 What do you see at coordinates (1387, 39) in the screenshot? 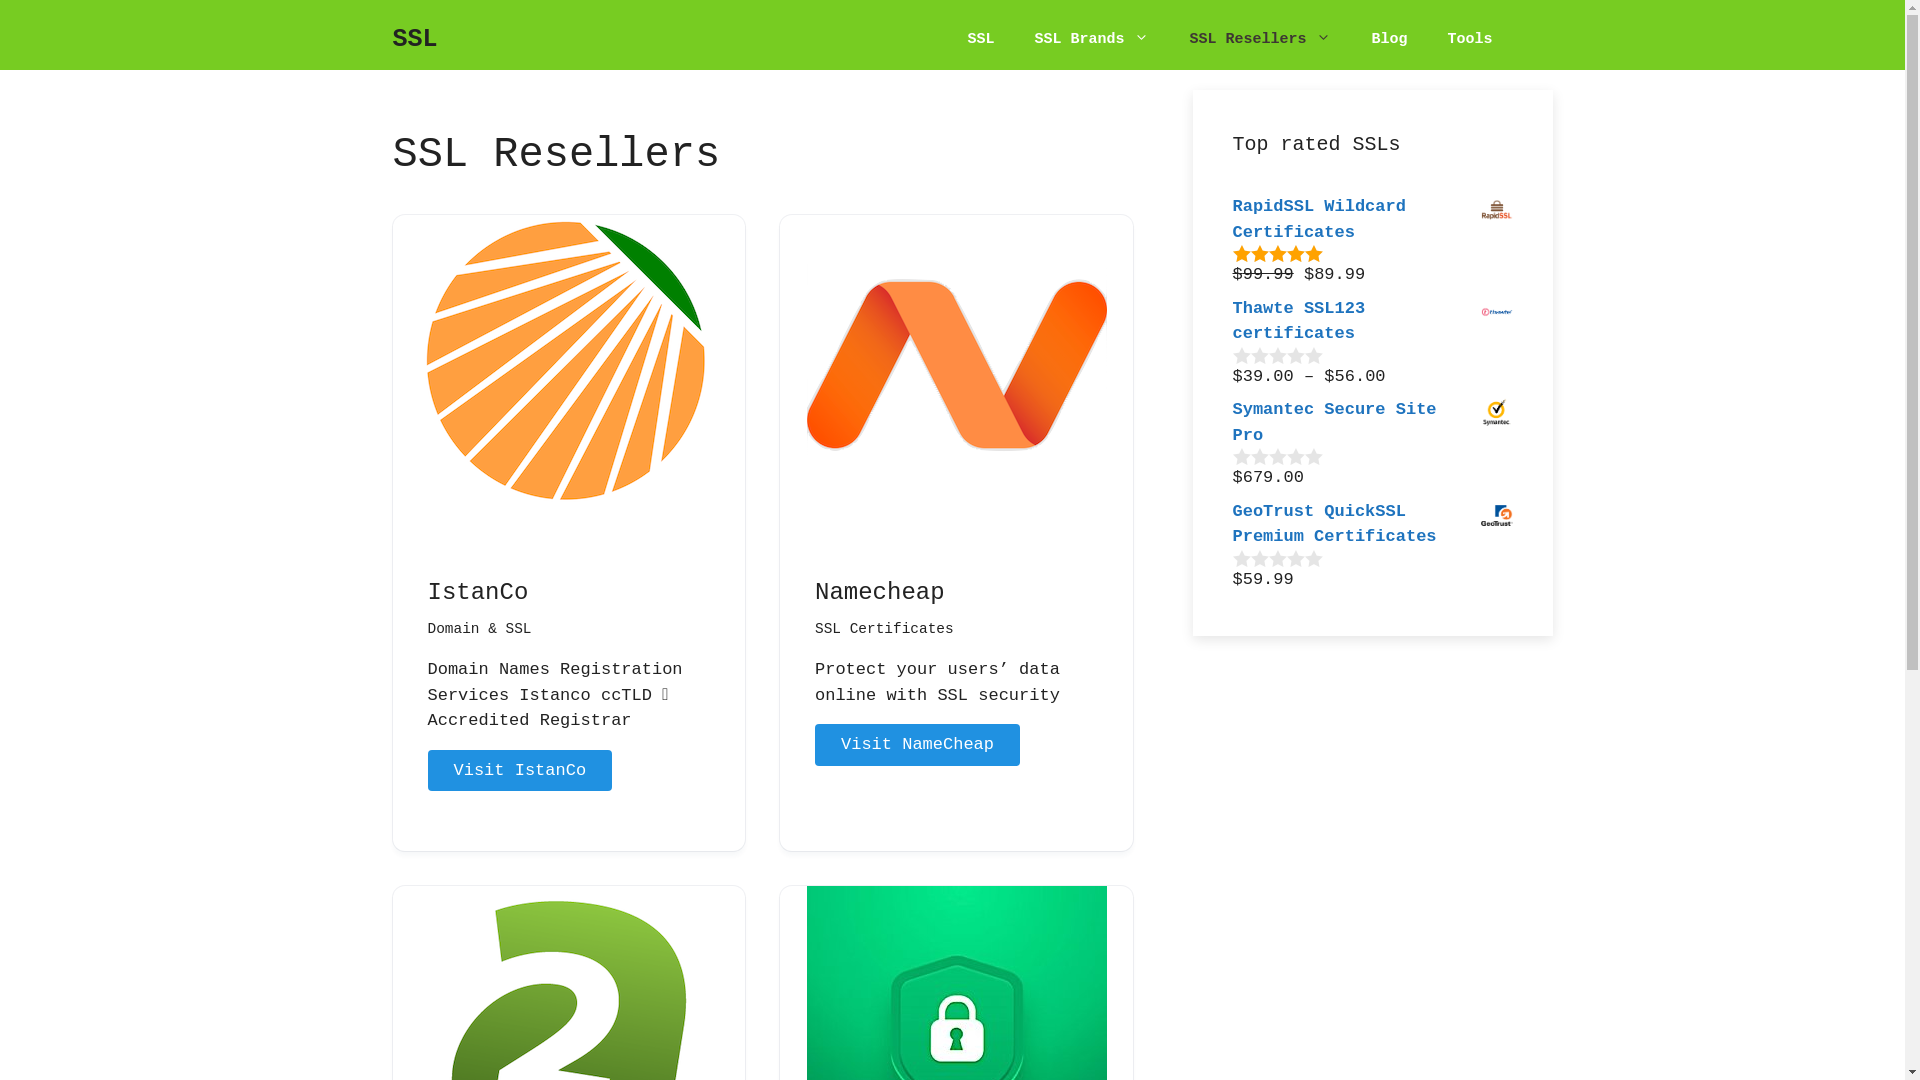
I see `'Blog'` at bounding box center [1387, 39].